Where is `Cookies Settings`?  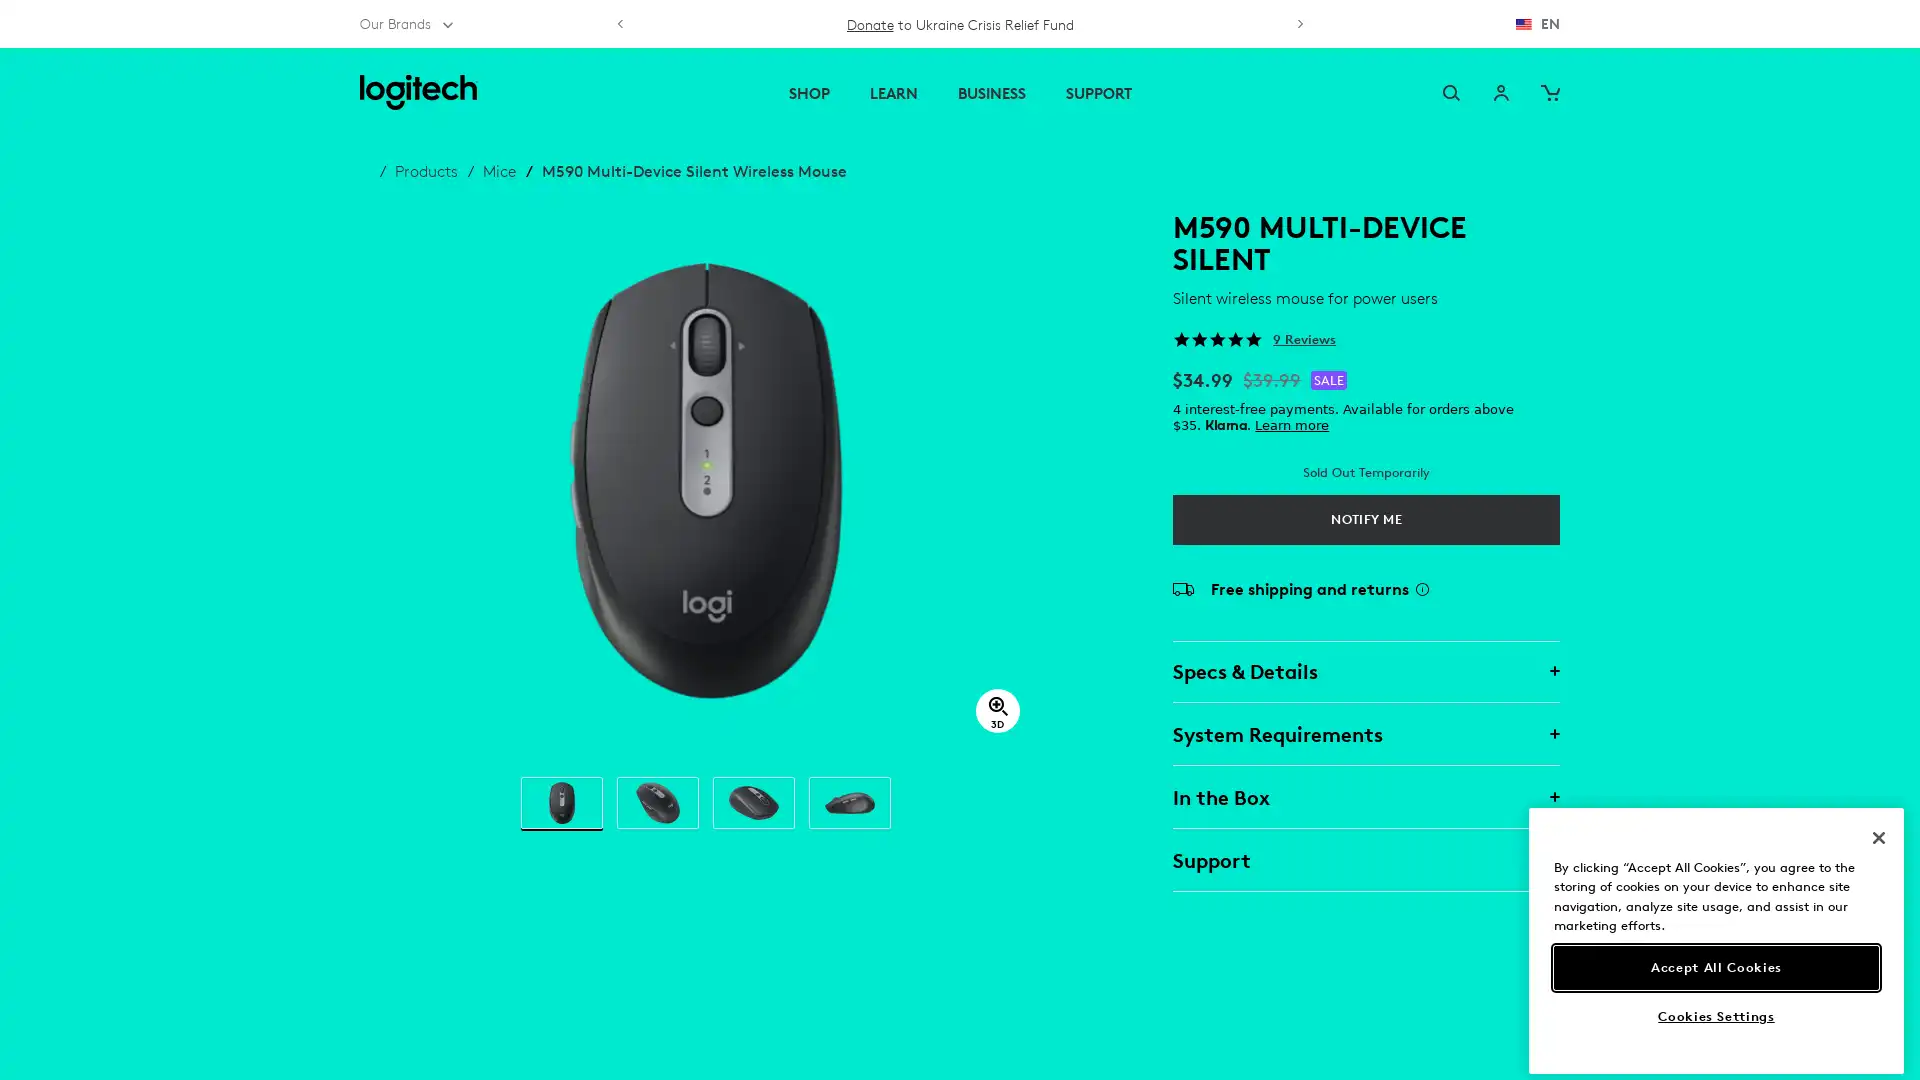 Cookies Settings is located at coordinates (1715, 1012).